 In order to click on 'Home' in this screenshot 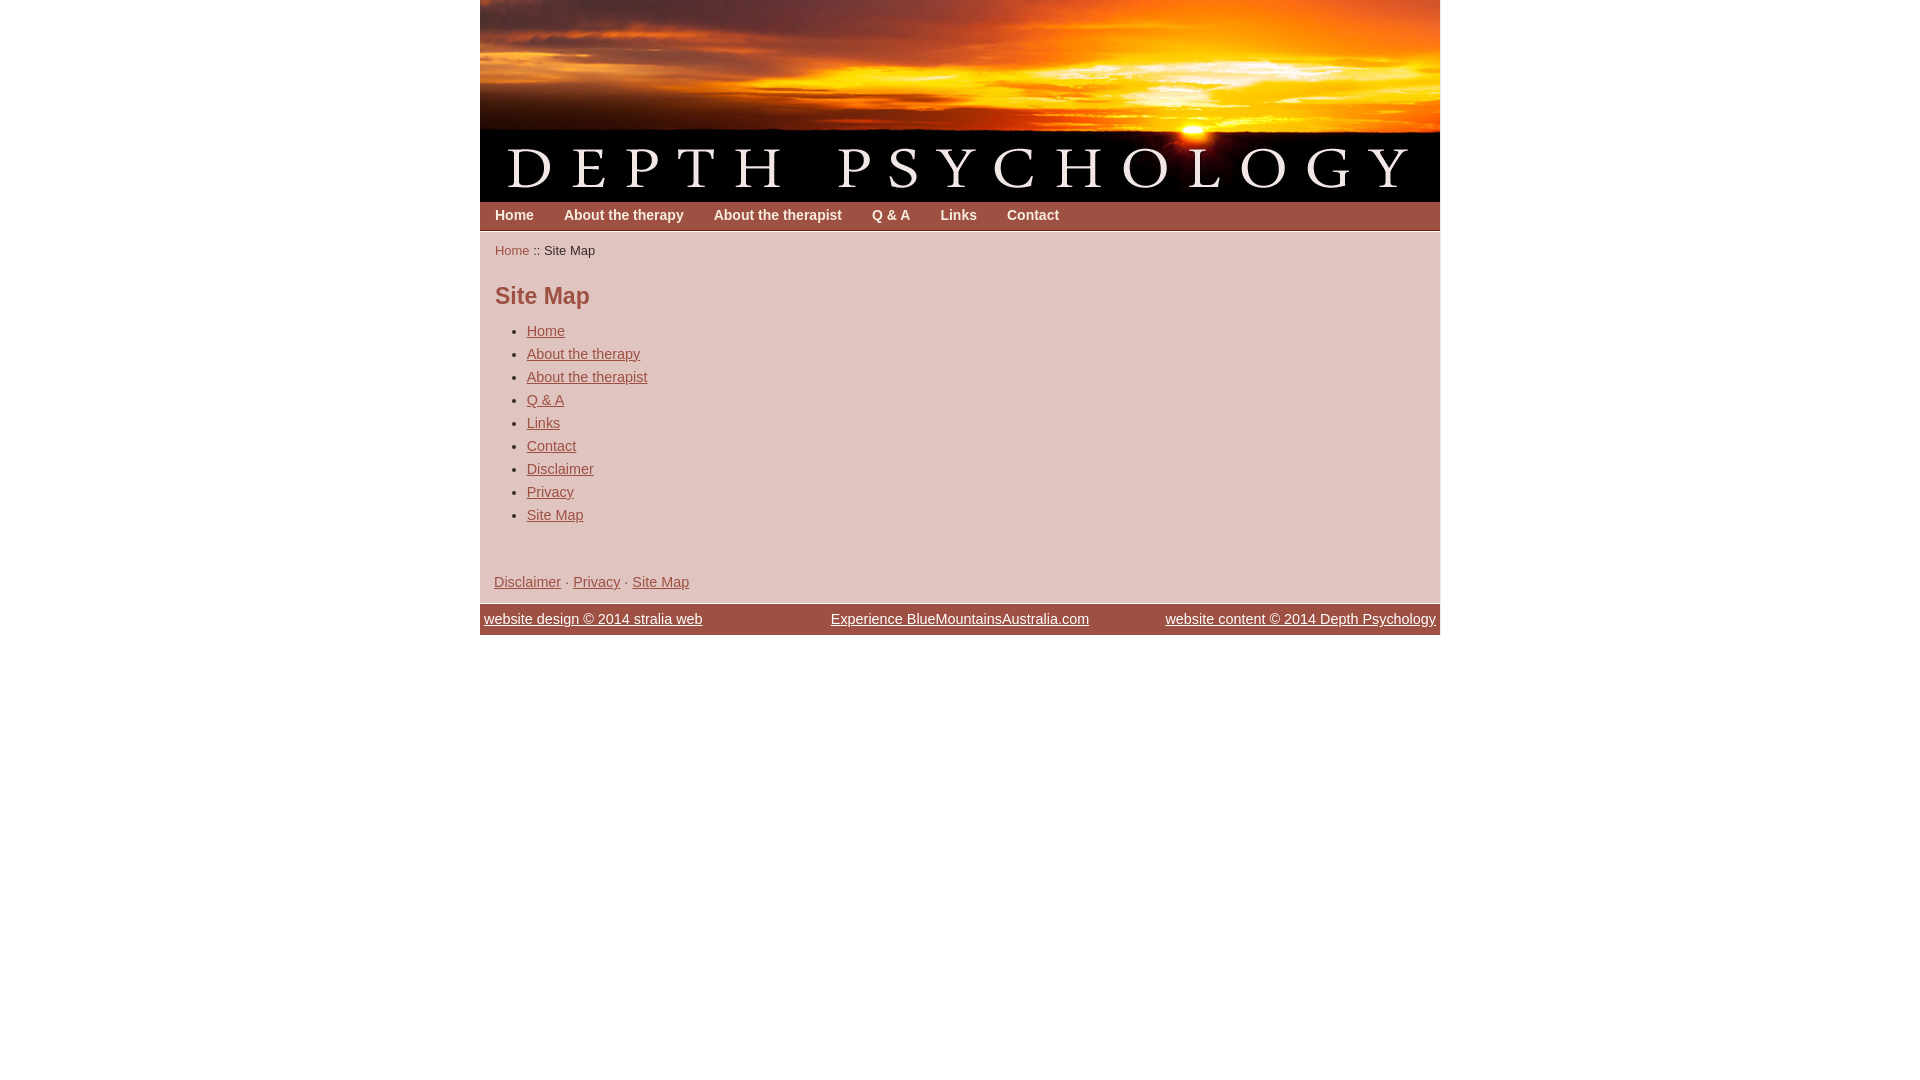, I will do `click(512, 249)`.